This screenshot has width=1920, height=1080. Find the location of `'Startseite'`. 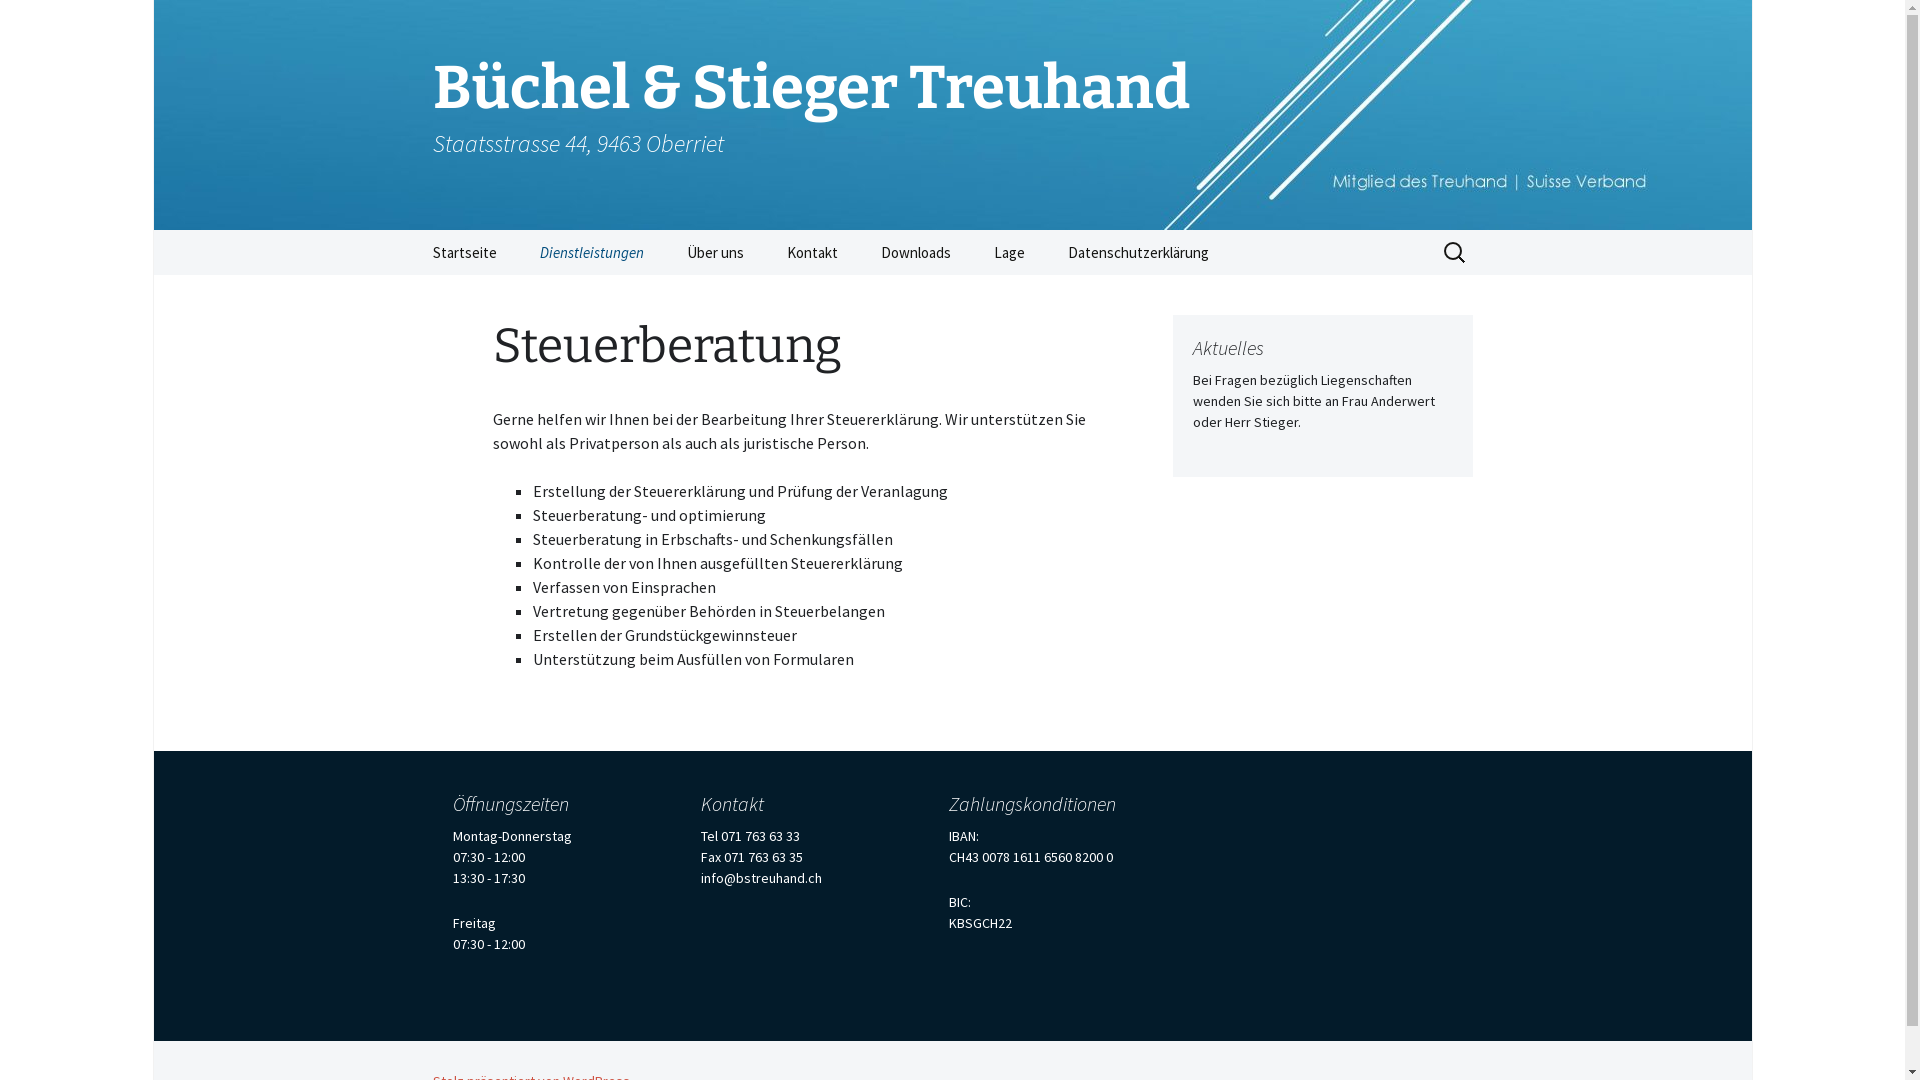

'Startseite' is located at coordinates (463, 251).